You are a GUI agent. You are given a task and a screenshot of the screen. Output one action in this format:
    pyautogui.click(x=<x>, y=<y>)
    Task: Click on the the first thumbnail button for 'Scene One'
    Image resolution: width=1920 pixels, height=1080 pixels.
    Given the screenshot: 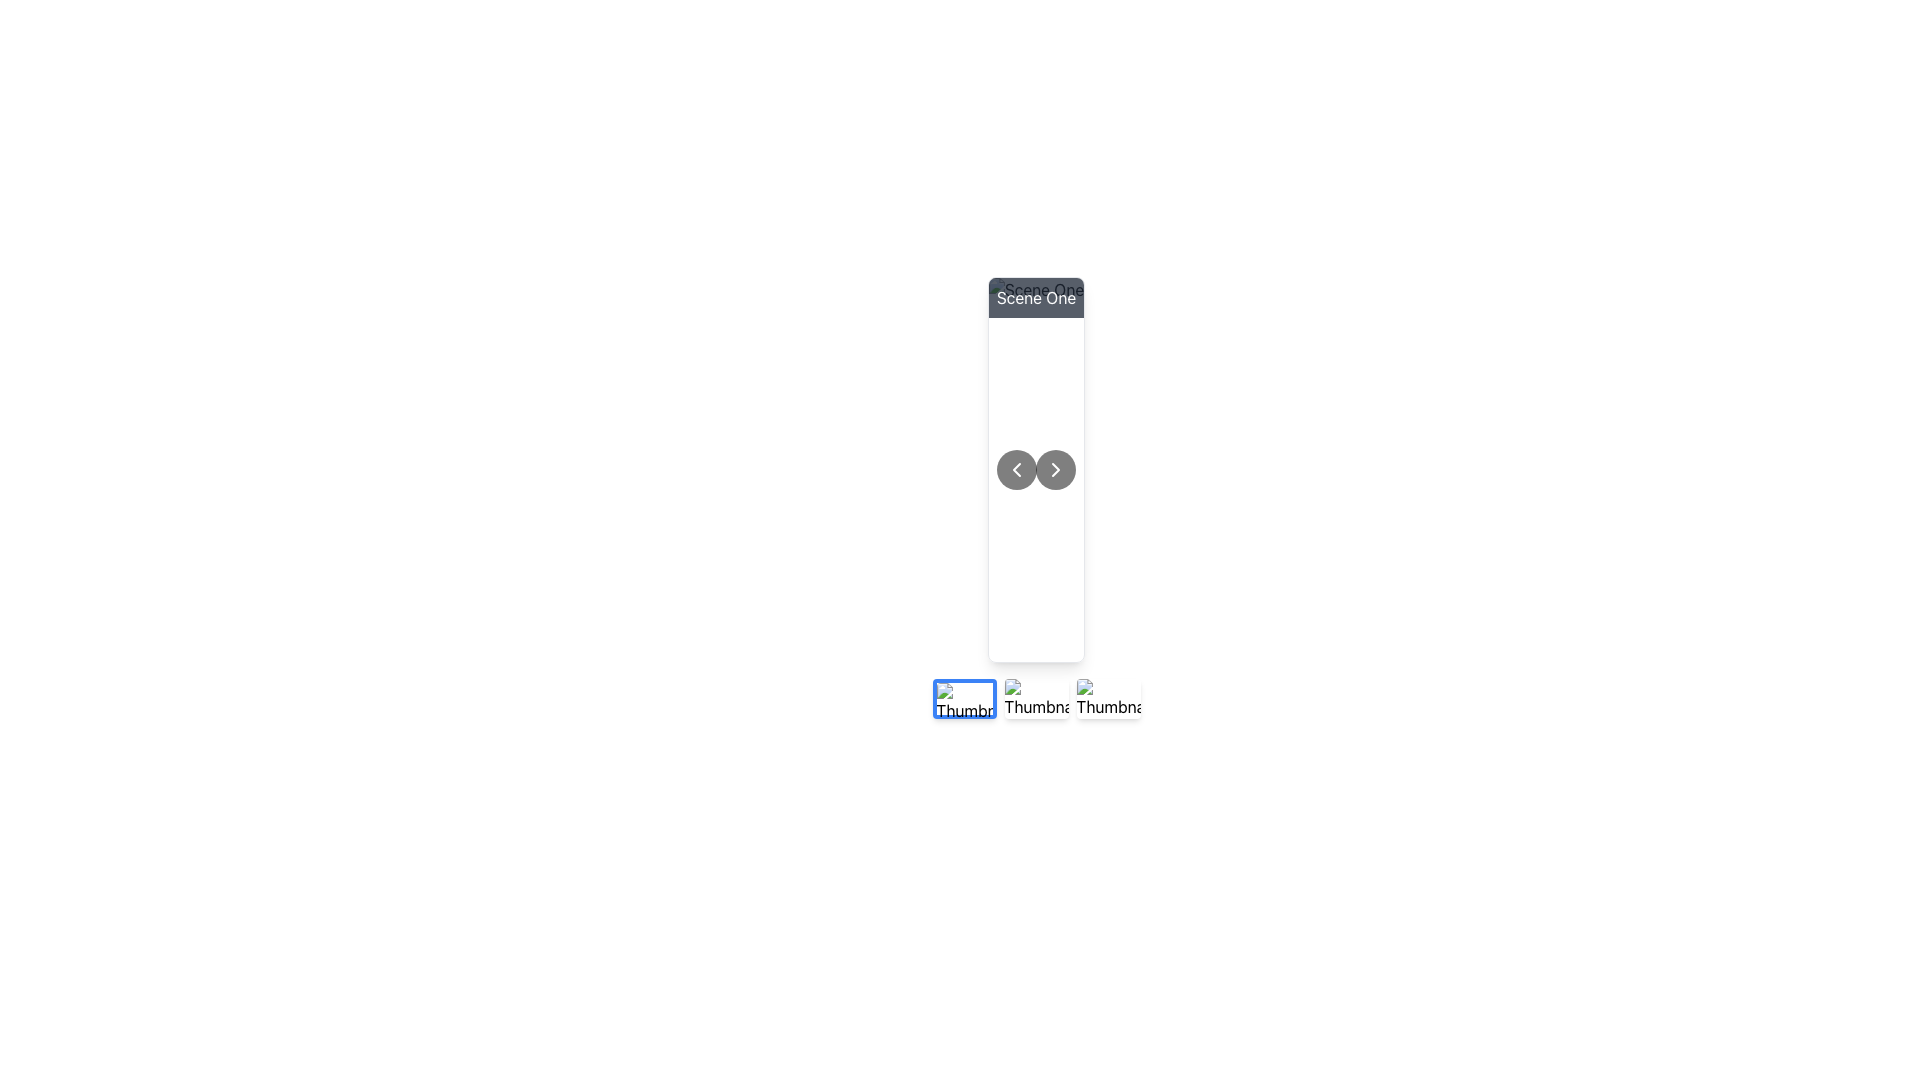 What is the action you would take?
    pyautogui.click(x=964, y=697)
    